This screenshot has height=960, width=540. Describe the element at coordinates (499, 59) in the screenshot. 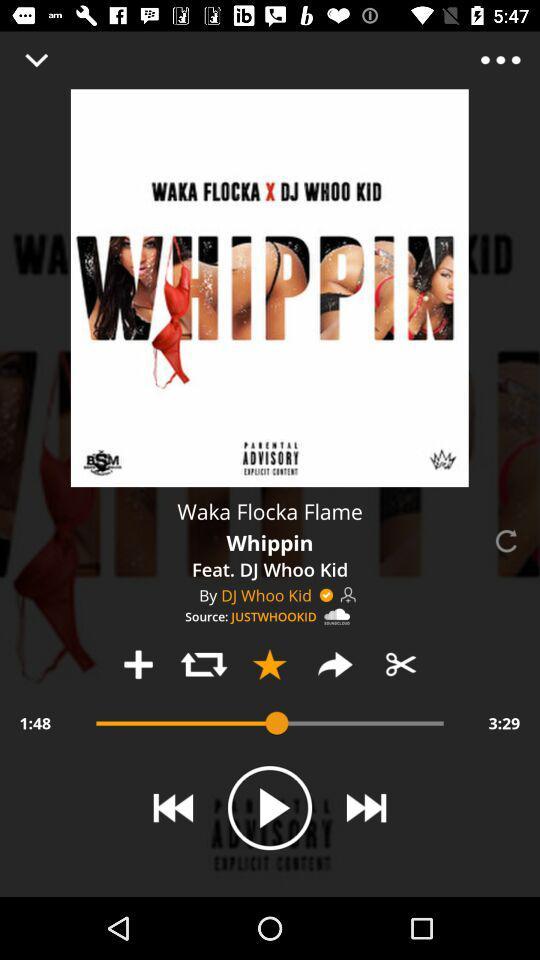

I see `the more icon` at that location.